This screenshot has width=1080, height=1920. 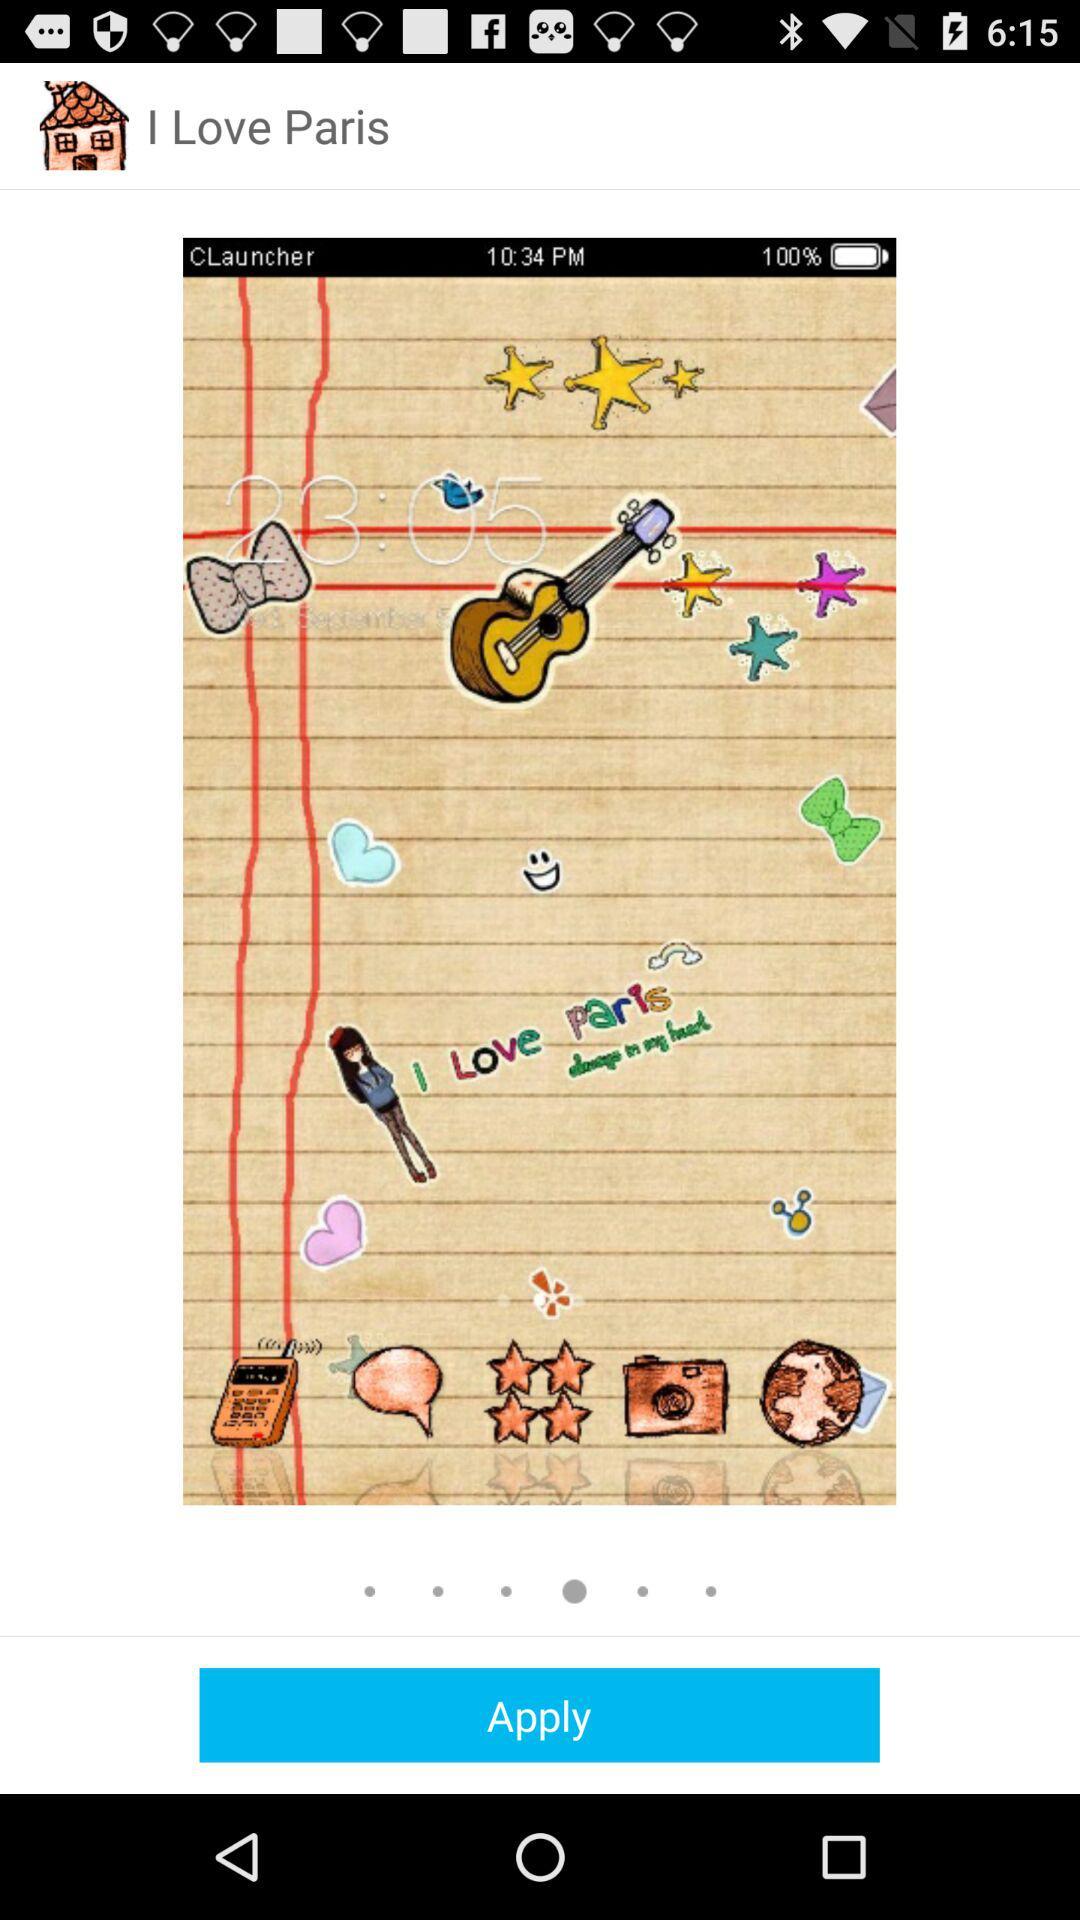 What do you see at coordinates (538, 1714) in the screenshot?
I see `the apply button` at bounding box center [538, 1714].